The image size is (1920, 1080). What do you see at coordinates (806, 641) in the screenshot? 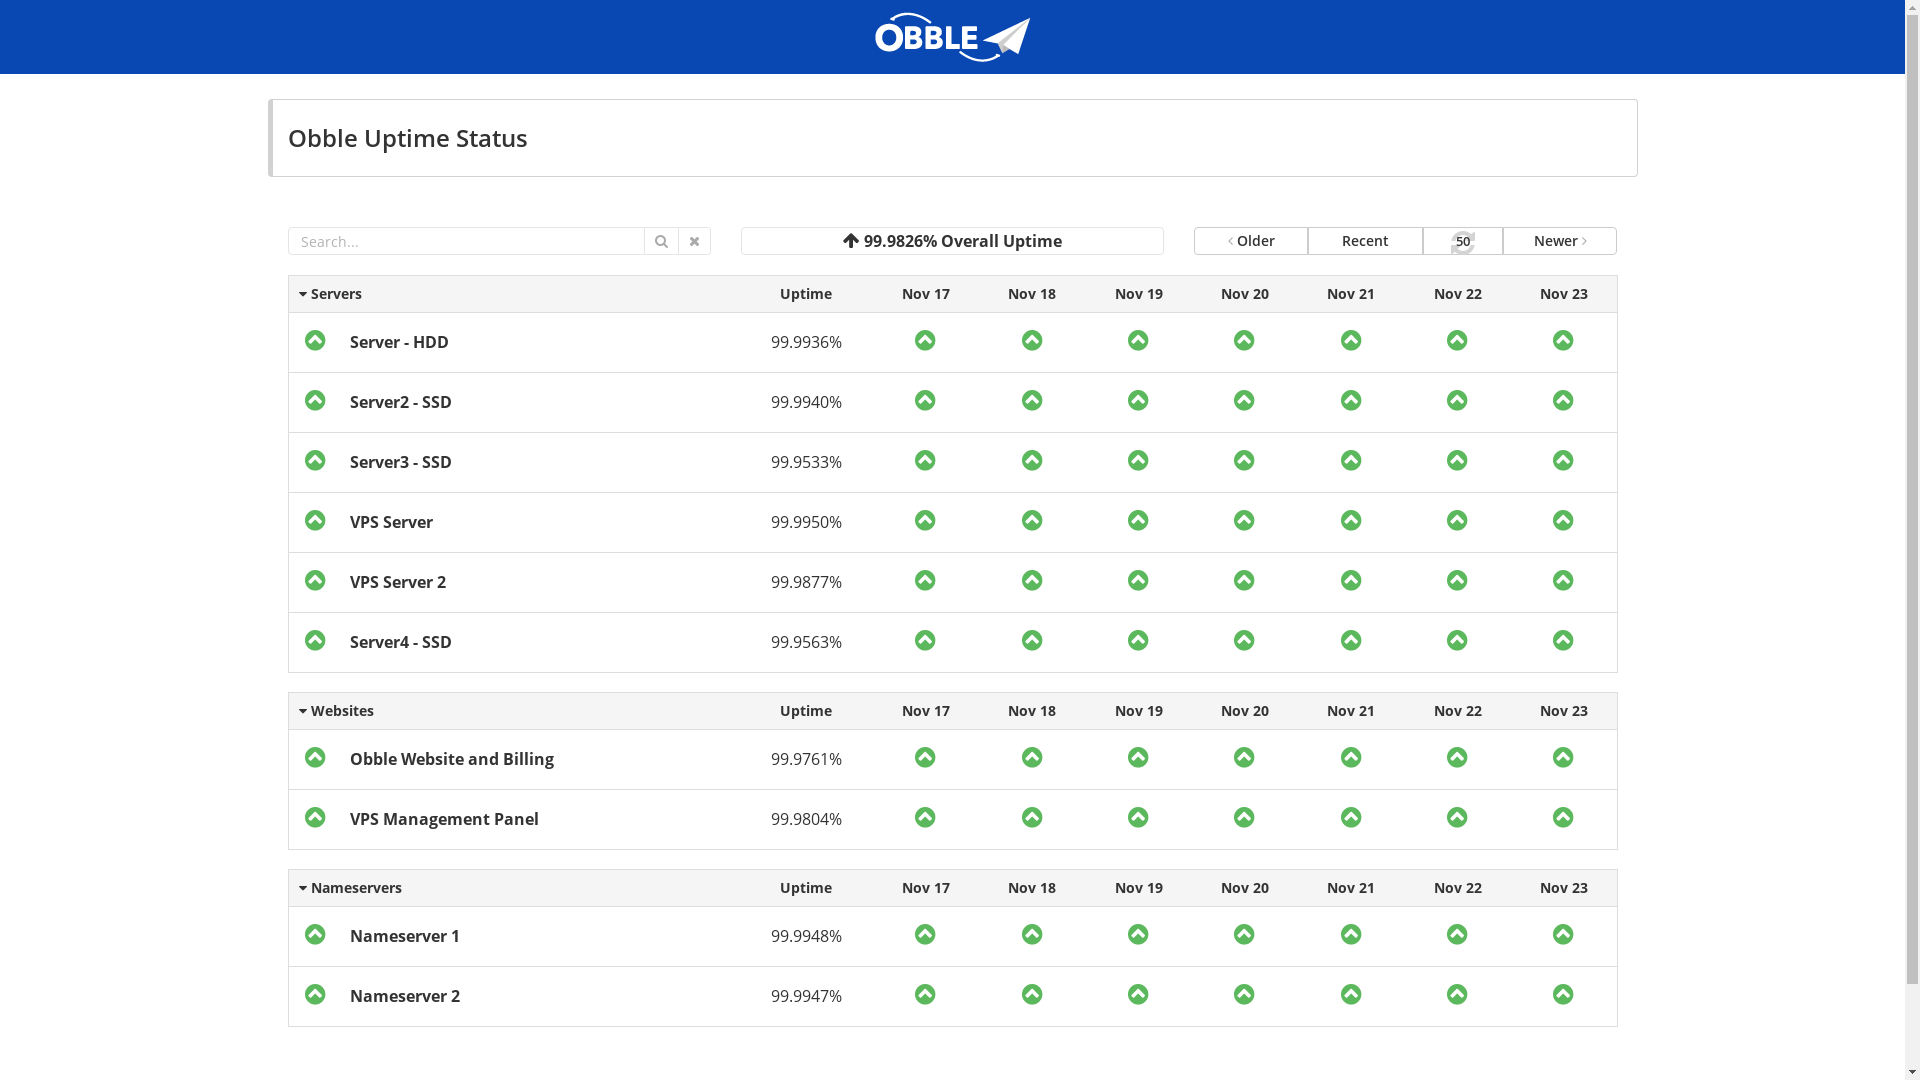
I see `'99.9563%'` at bounding box center [806, 641].